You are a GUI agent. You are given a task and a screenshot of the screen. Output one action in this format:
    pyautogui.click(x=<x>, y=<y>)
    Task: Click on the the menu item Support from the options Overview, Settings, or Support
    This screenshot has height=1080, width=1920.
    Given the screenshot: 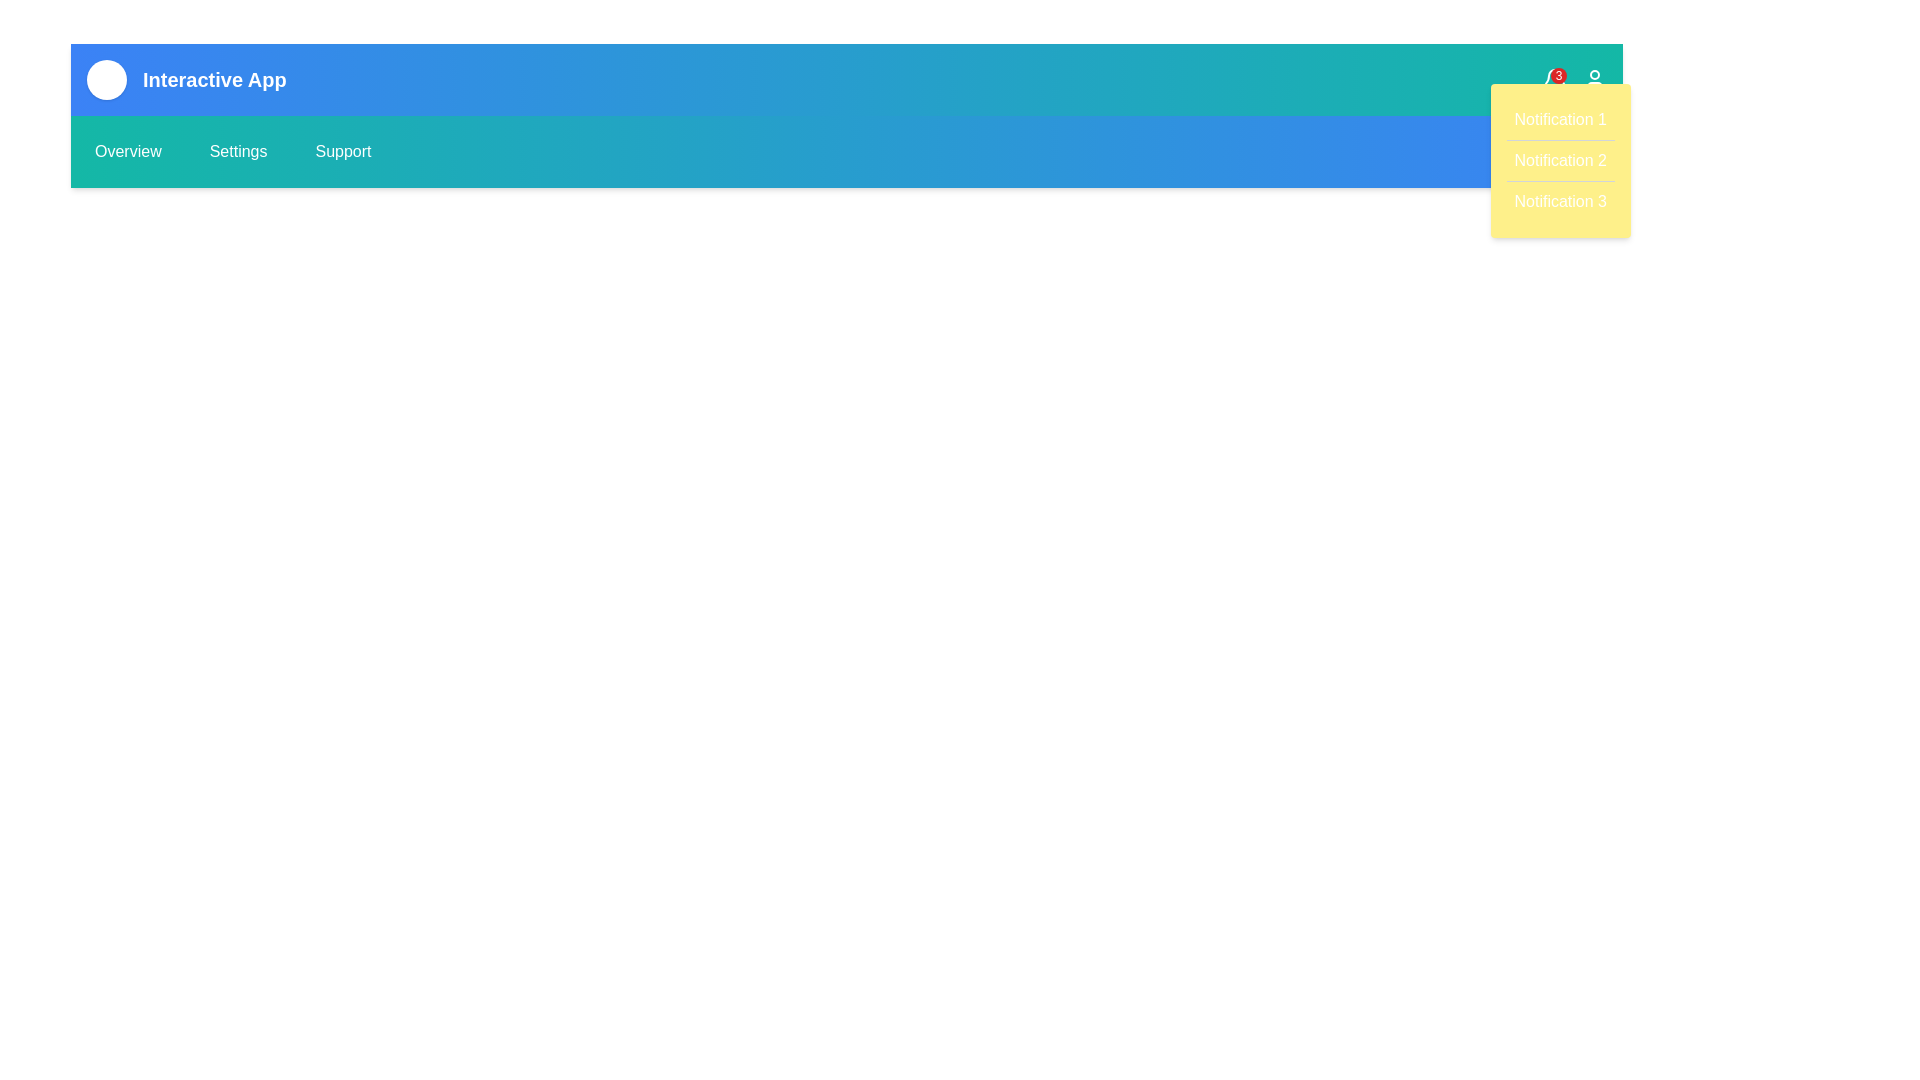 What is the action you would take?
    pyautogui.click(x=342, y=150)
    